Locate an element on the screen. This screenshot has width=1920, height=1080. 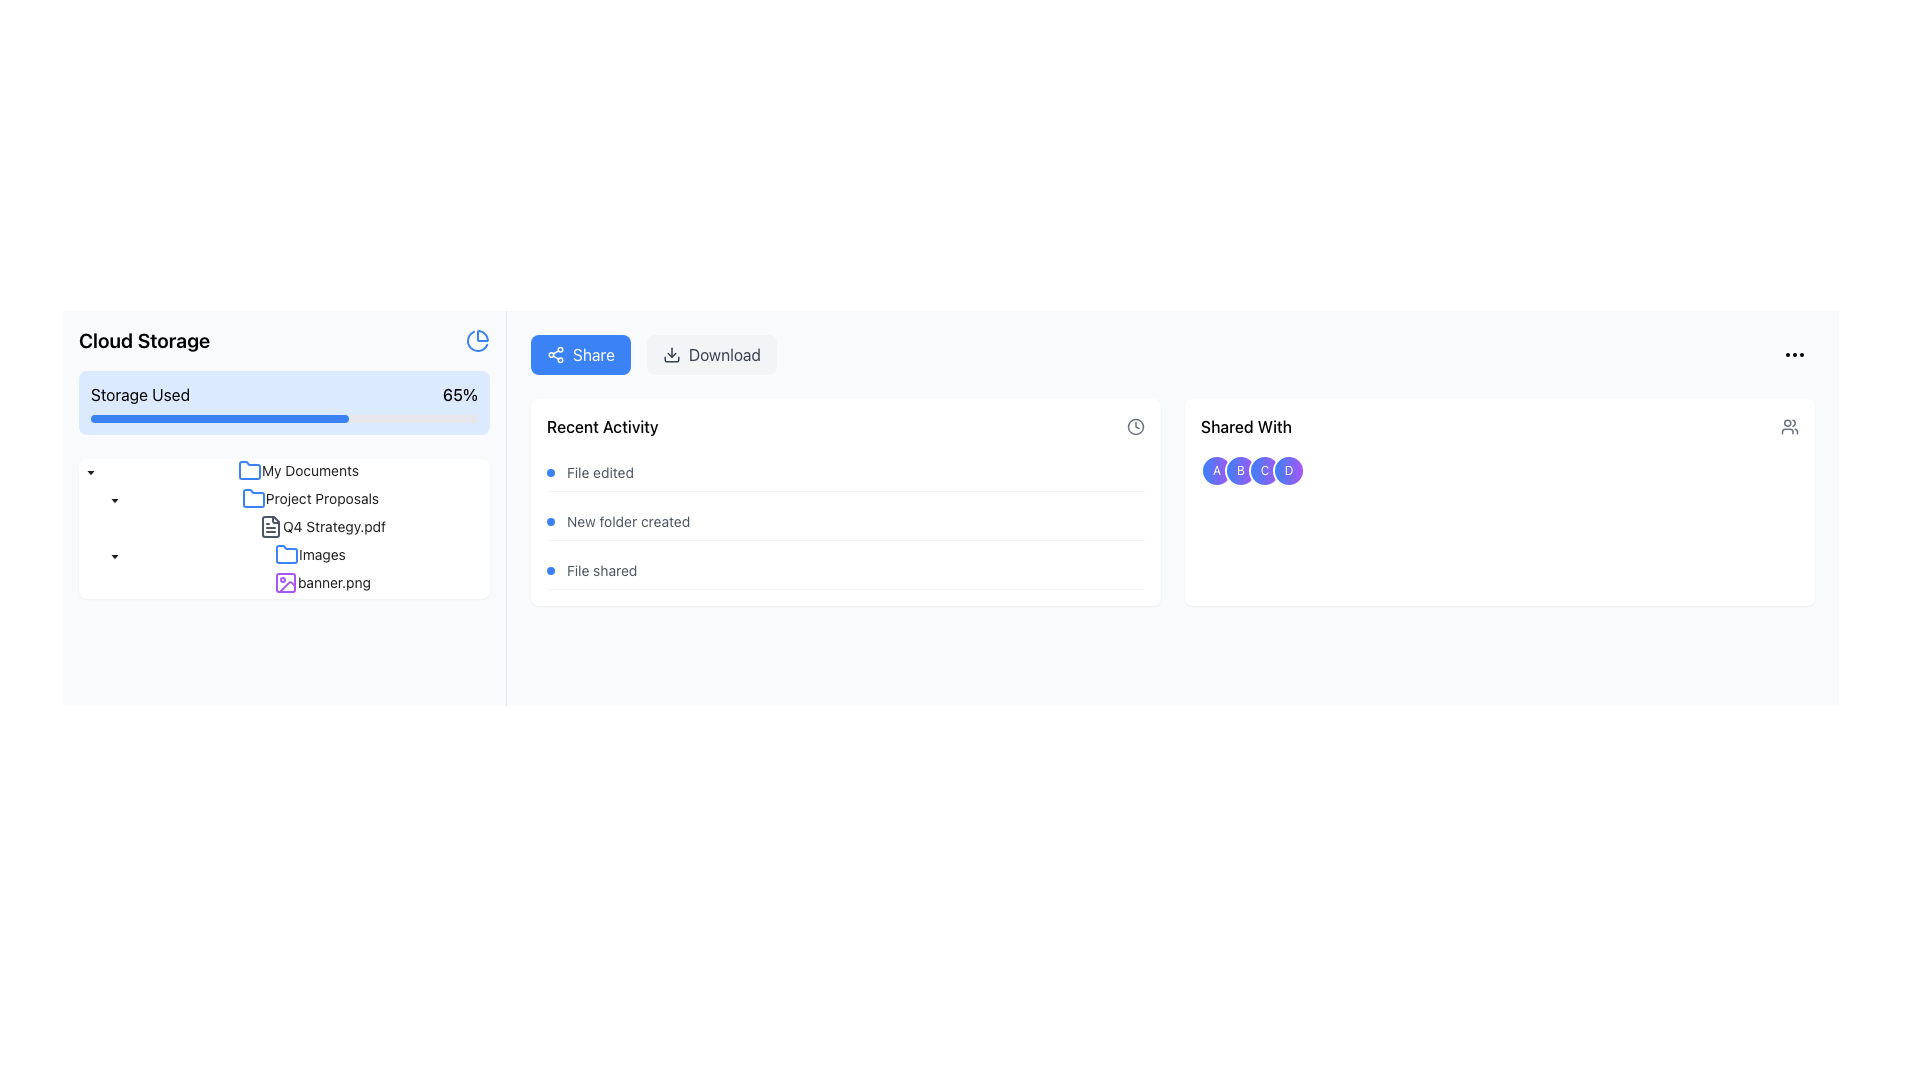
the circular user identifier avatar with a bold letter 'B' at its center is located at coordinates (1240, 470).